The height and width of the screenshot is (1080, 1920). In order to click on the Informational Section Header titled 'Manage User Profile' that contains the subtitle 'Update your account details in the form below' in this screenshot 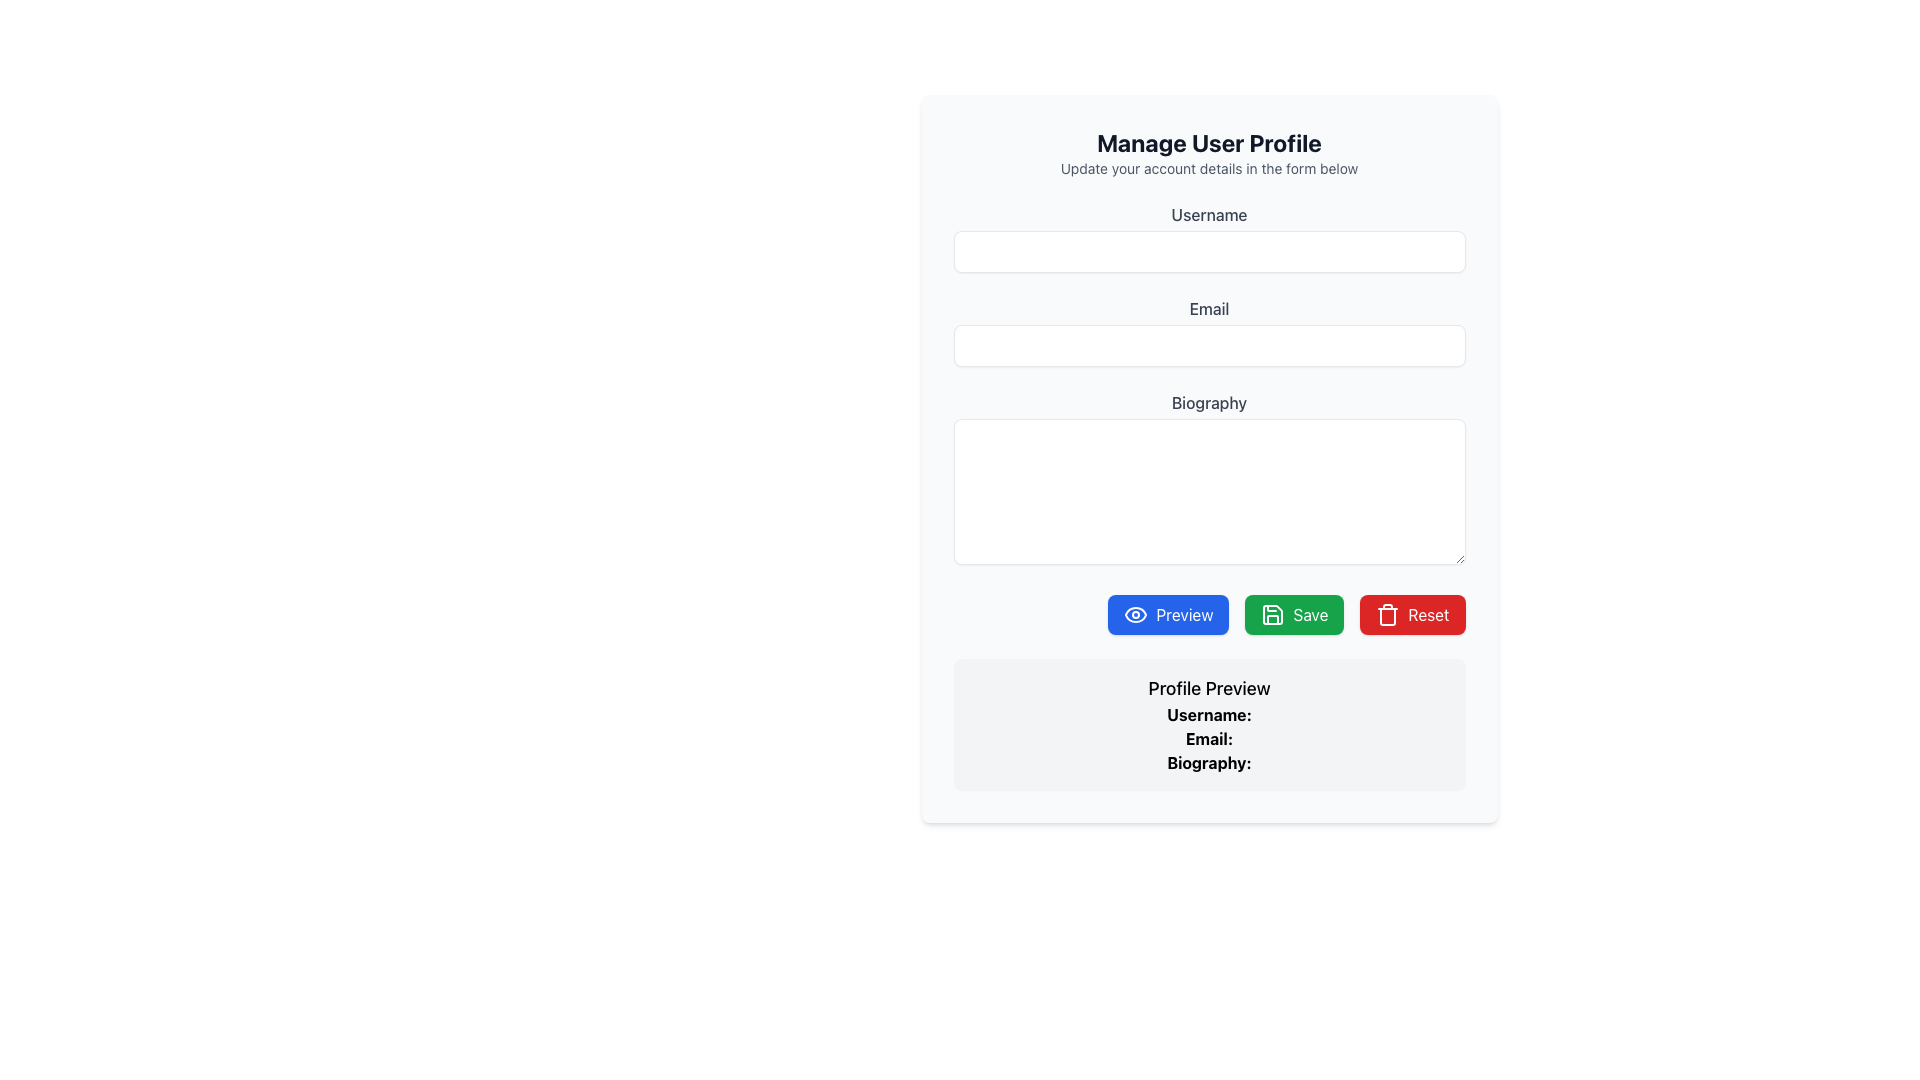, I will do `click(1208, 152)`.